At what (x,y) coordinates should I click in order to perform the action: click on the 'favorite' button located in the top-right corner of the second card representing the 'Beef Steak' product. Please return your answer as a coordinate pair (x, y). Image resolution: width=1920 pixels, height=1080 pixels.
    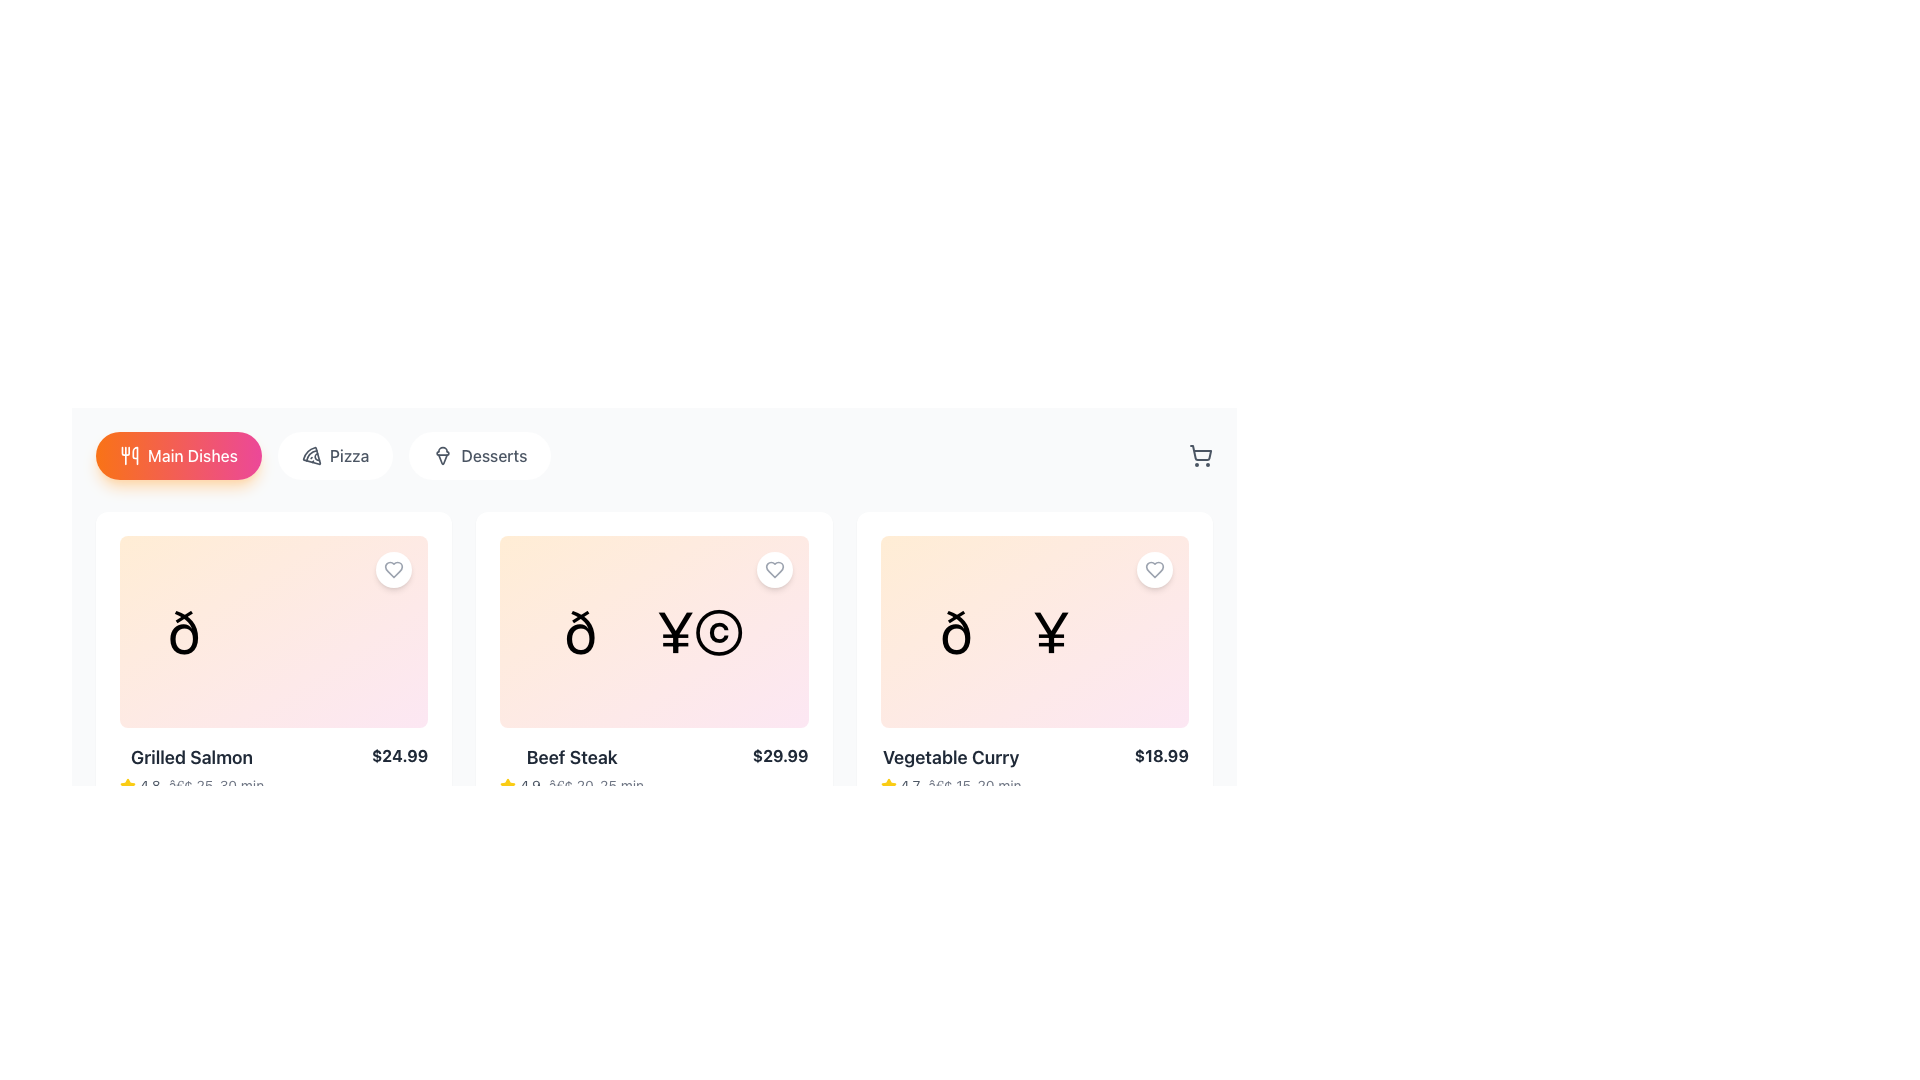
    Looking at the image, I should click on (773, 570).